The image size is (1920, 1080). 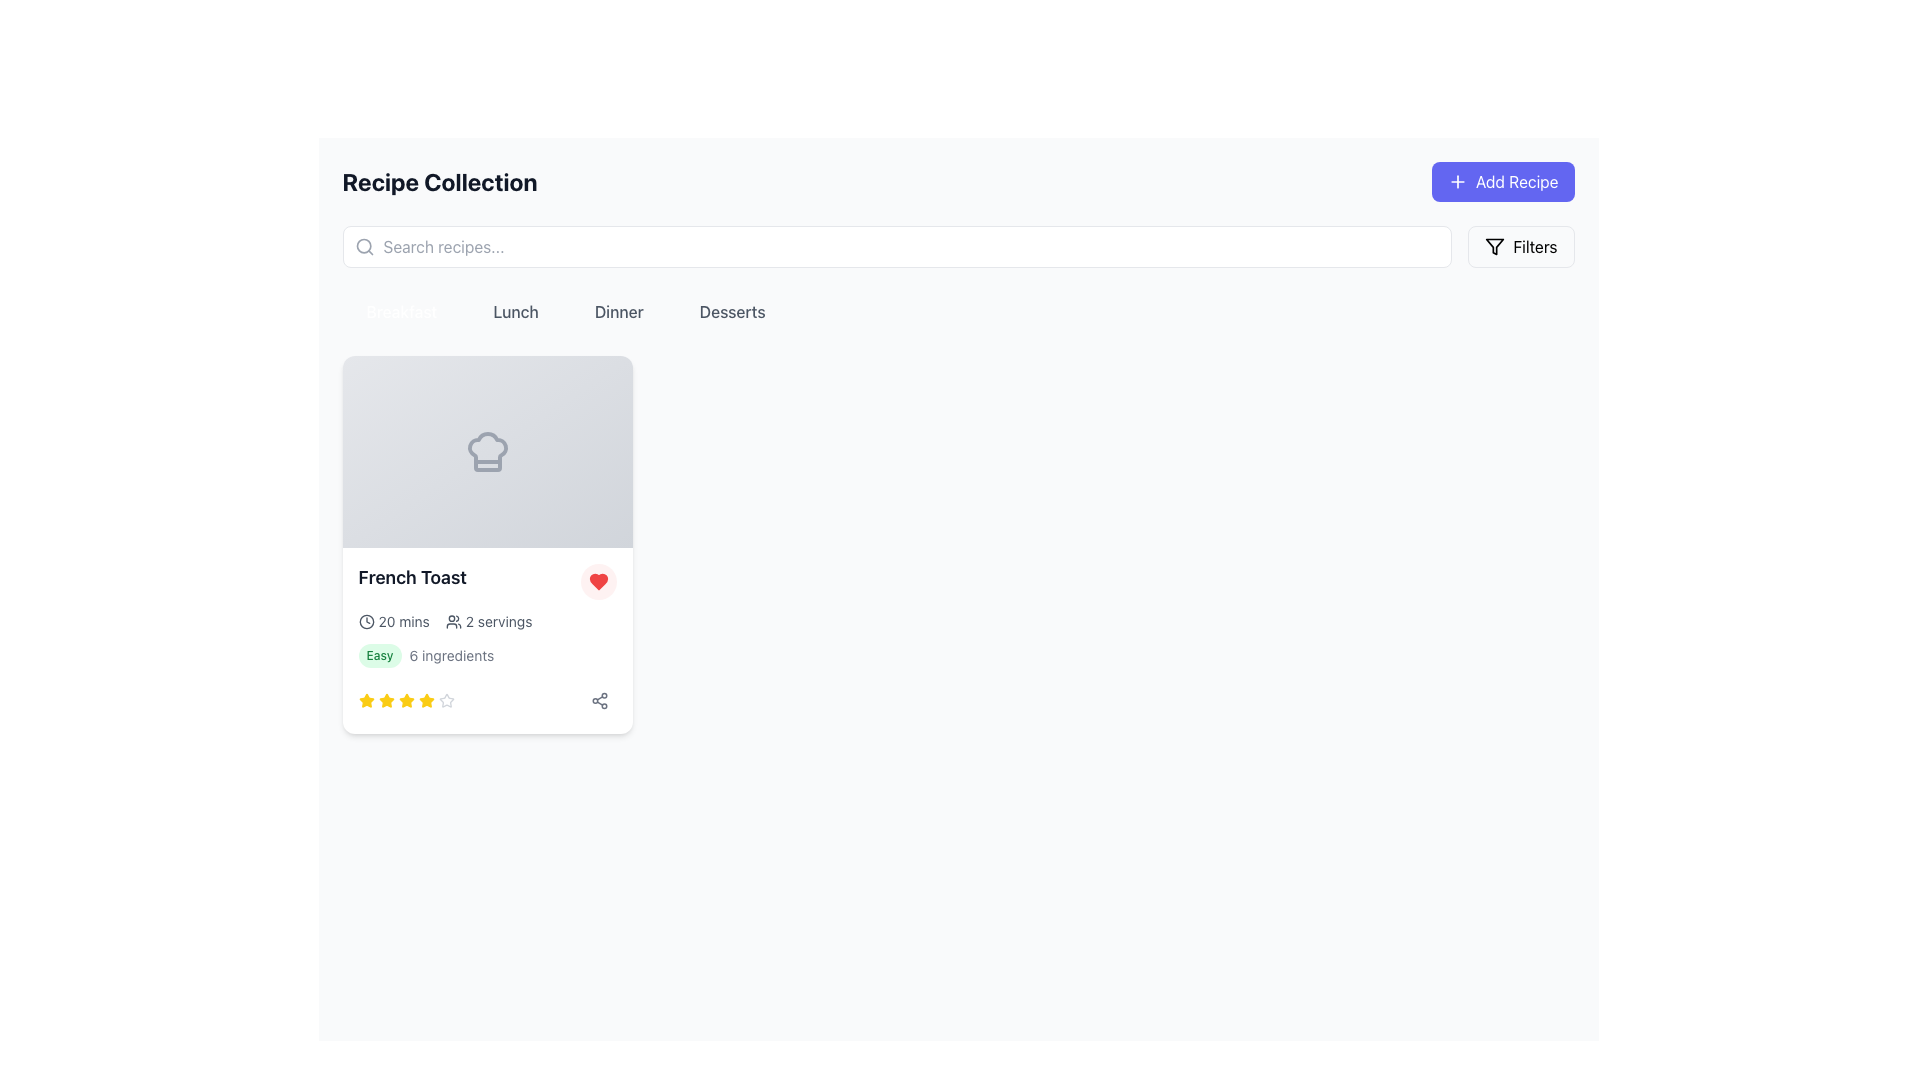 I want to click on the fifth star icon in the rating system for the 'French Toast' review, so click(x=425, y=700).